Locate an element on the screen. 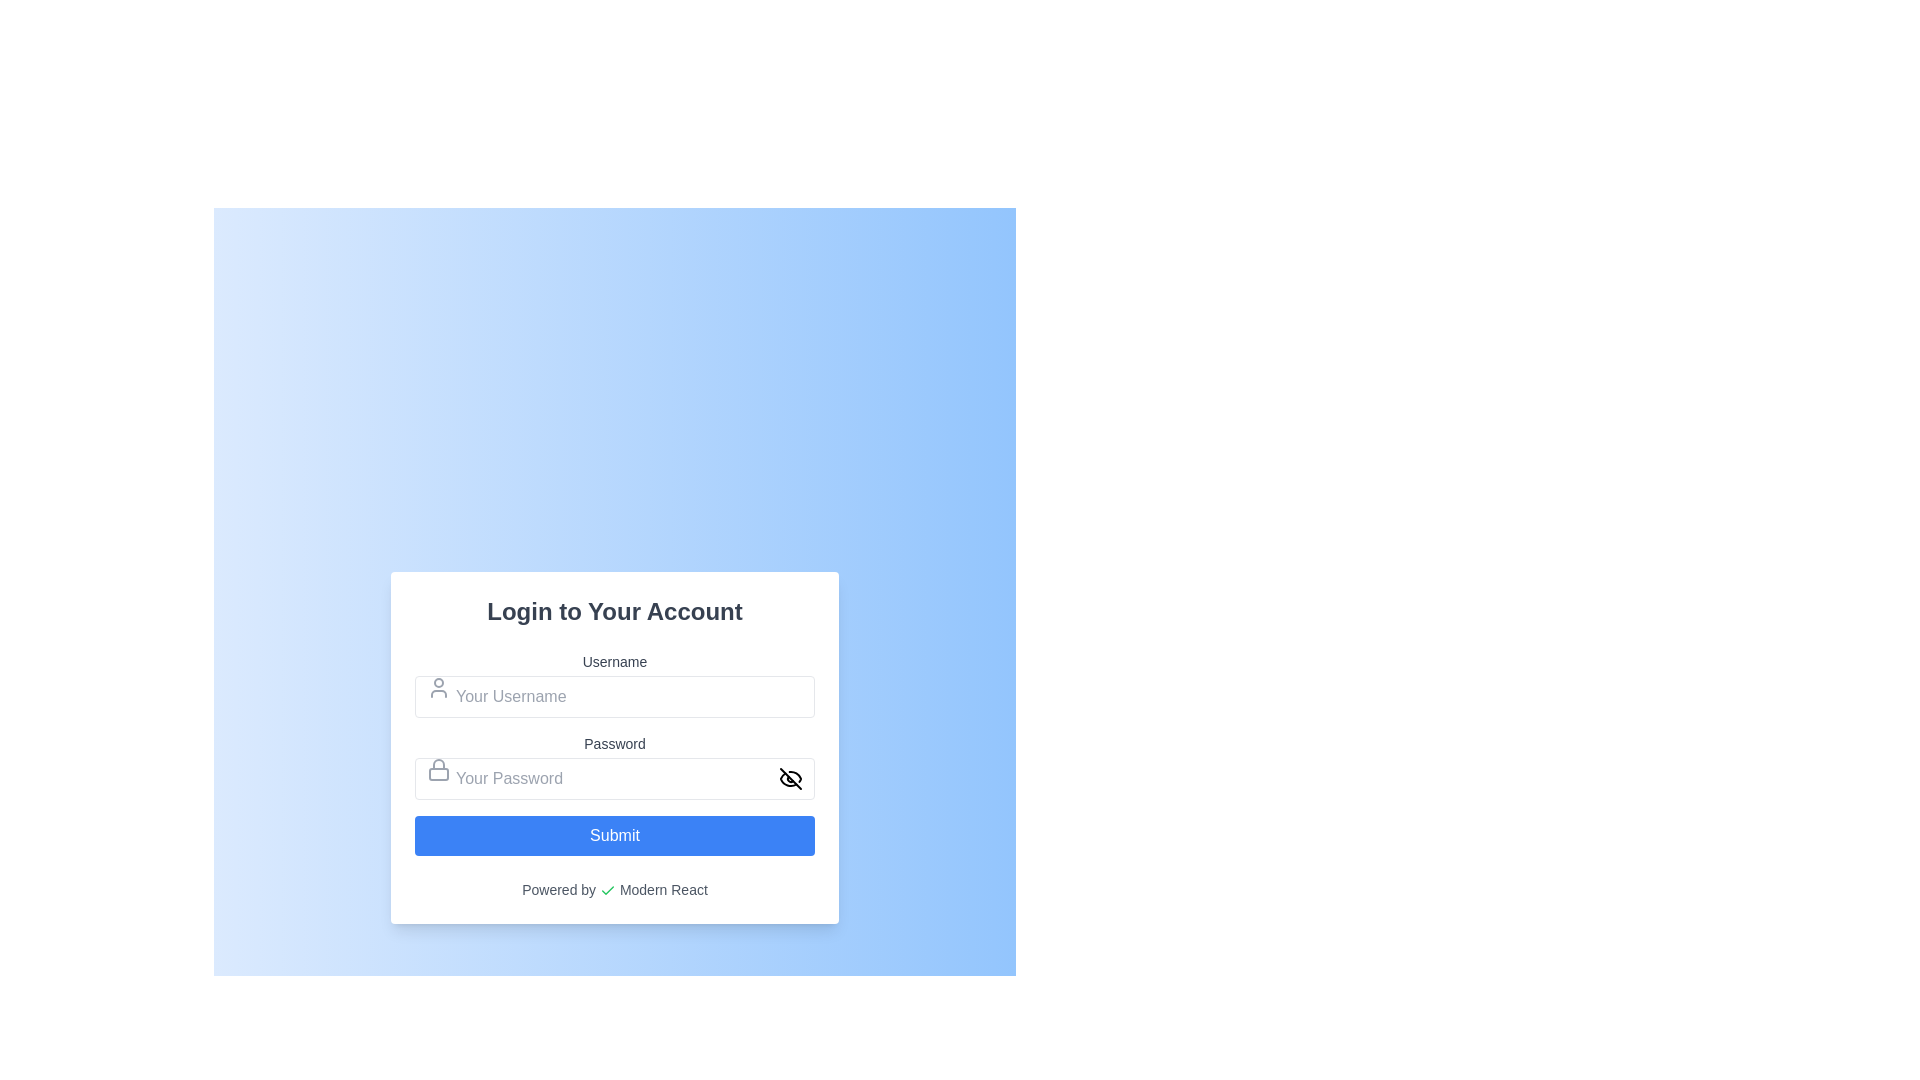 The height and width of the screenshot is (1080, 1920). the text with inline icon located at the bottom of the interface card, below the 'Submit' button, which provides attribution or branding information is located at coordinates (613, 889).